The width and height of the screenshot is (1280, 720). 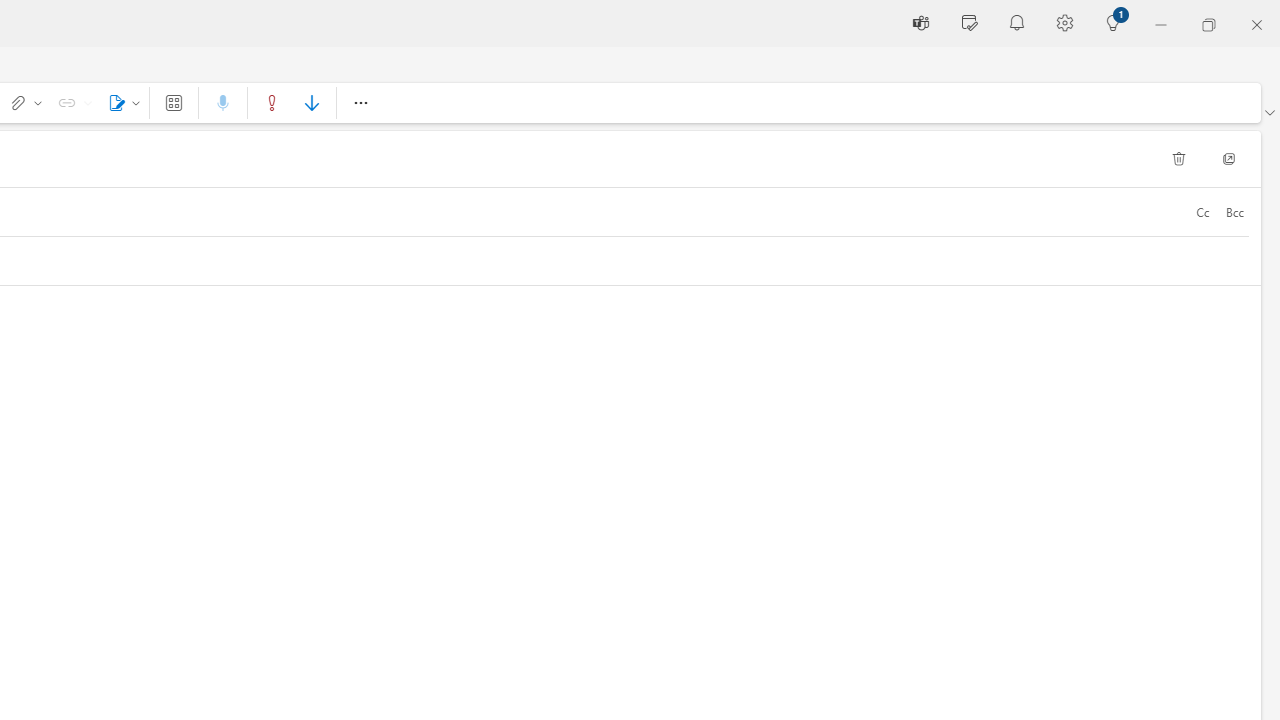 I want to click on 'Discard', so click(x=1178, y=158).